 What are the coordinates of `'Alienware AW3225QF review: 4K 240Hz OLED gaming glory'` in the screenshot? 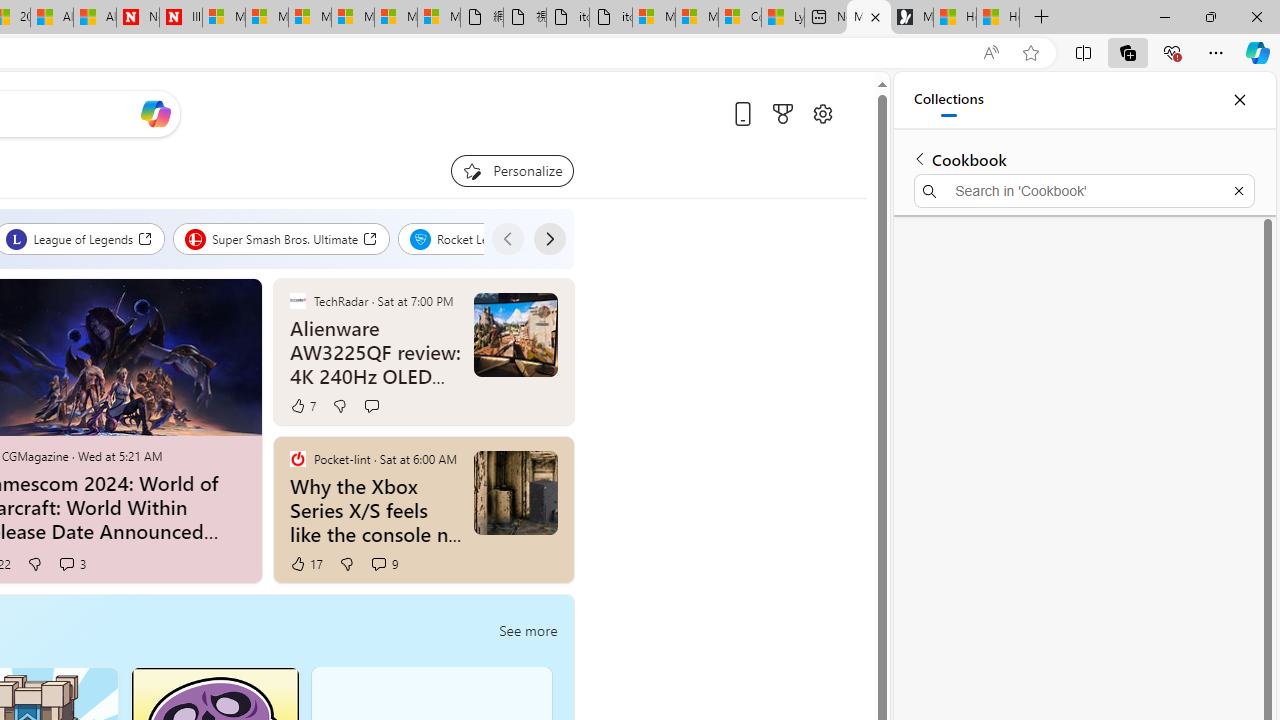 It's located at (375, 351).